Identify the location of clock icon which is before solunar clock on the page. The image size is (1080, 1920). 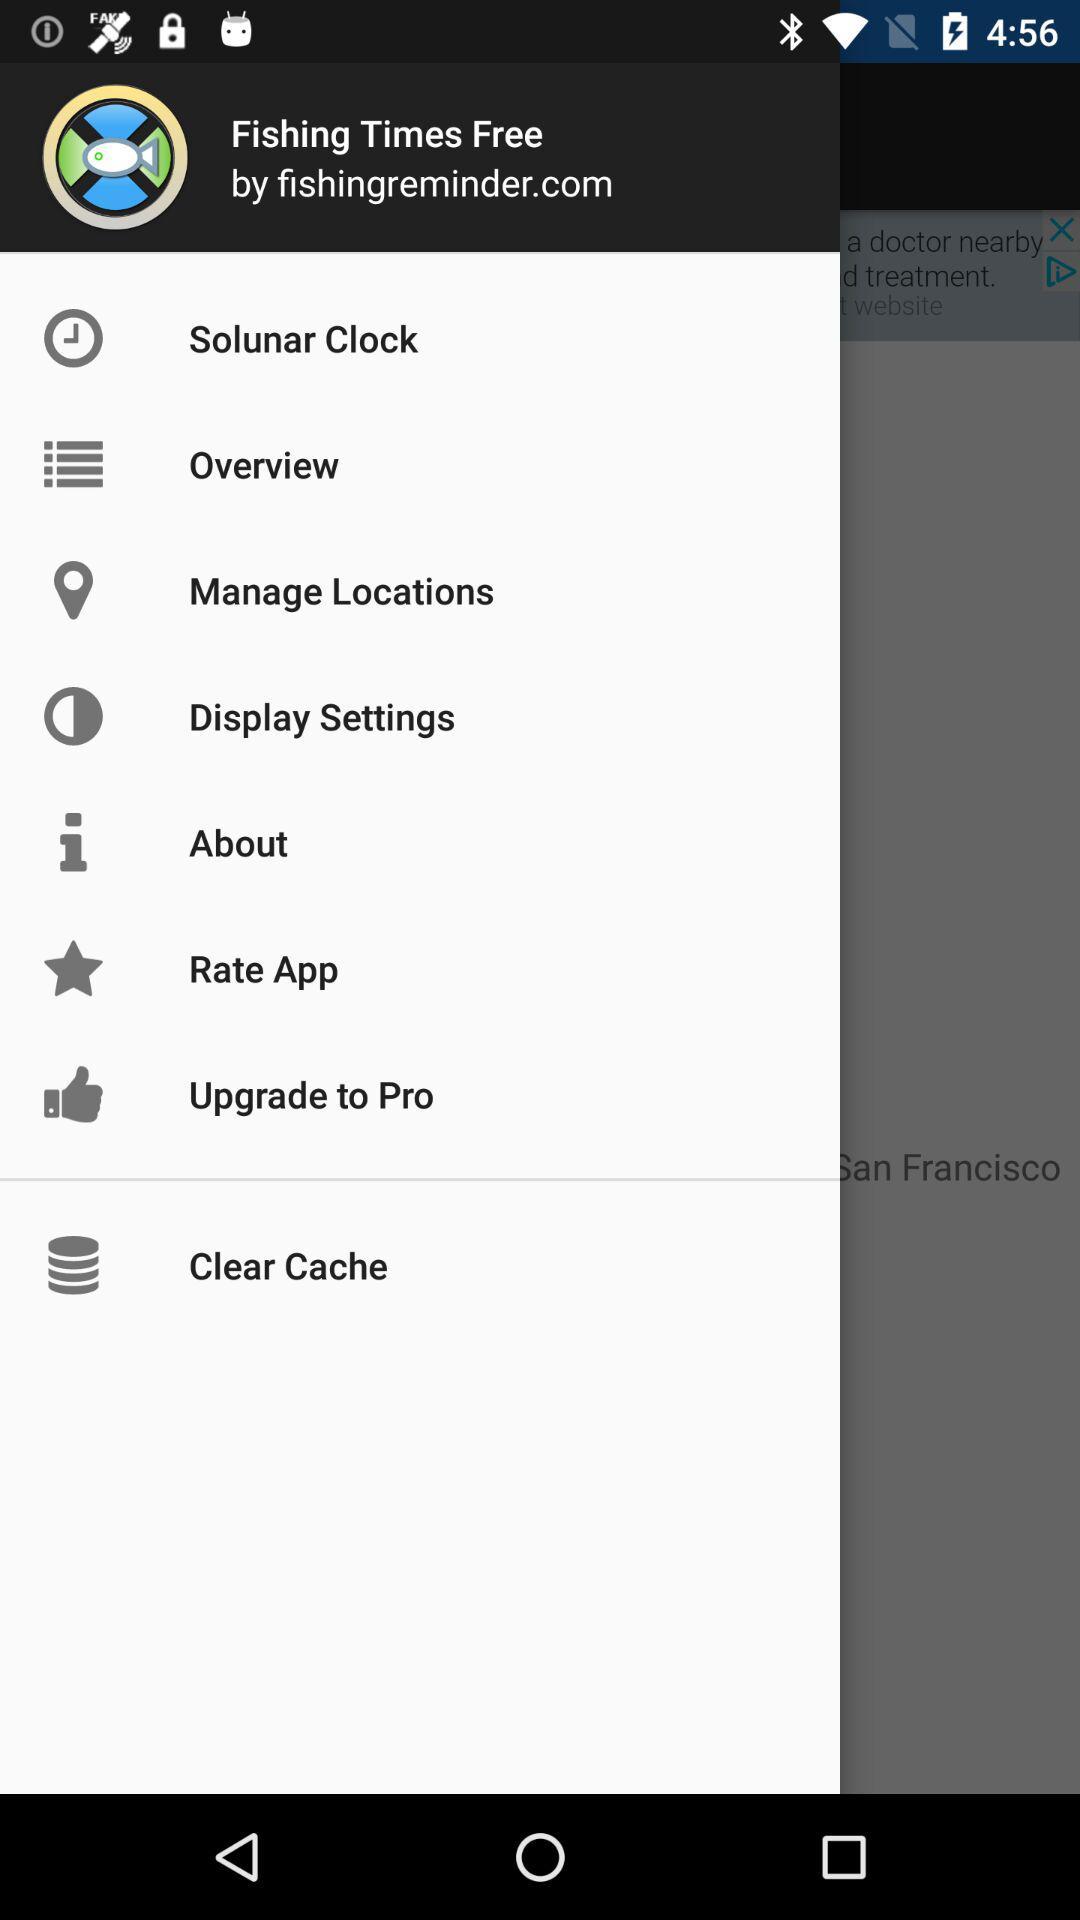
(115, 337).